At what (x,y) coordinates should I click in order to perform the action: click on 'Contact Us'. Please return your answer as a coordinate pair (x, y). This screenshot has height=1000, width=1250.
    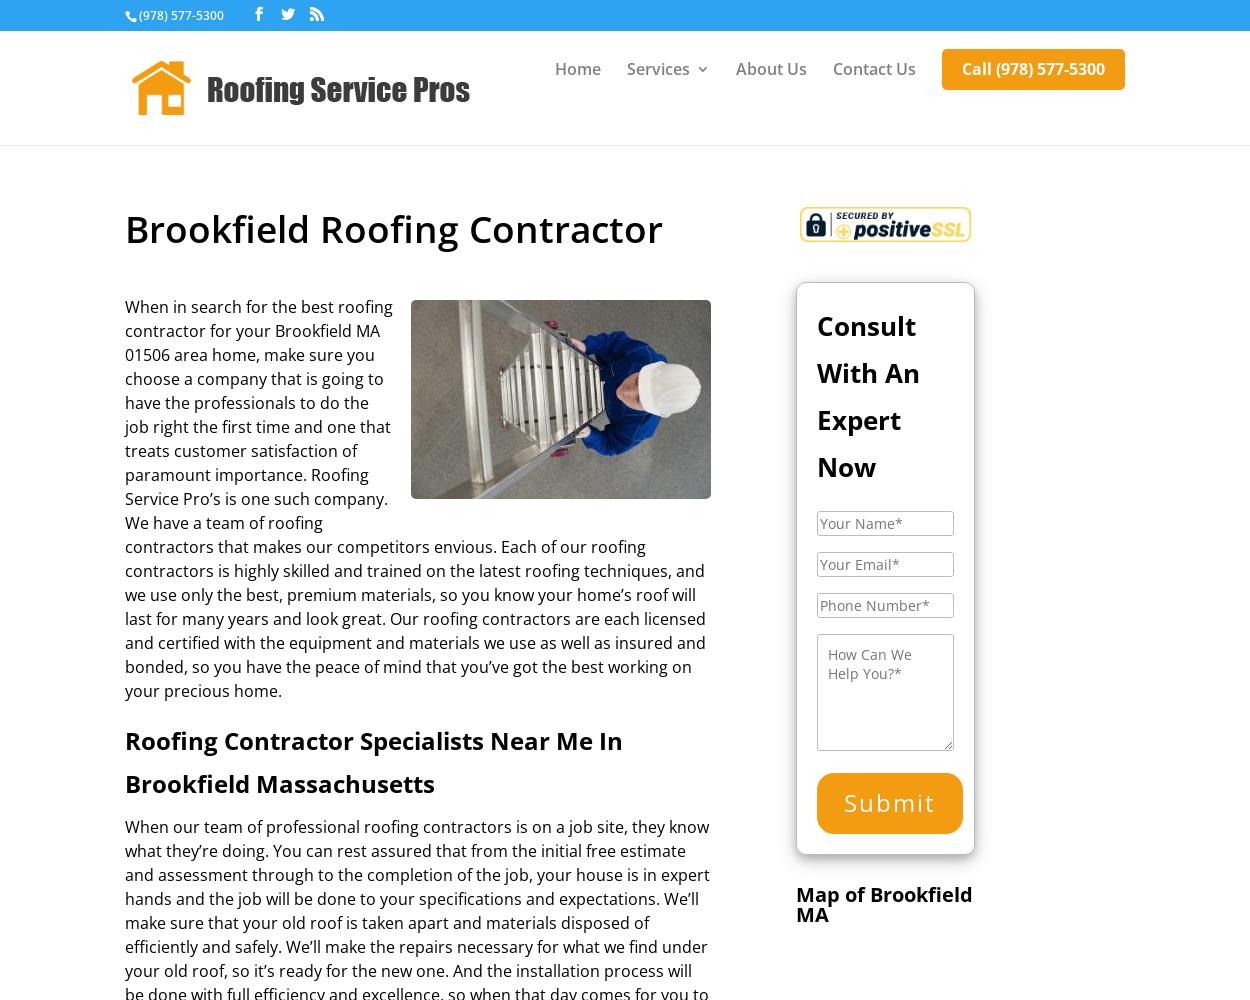
    Looking at the image, I should click on (873, 68).